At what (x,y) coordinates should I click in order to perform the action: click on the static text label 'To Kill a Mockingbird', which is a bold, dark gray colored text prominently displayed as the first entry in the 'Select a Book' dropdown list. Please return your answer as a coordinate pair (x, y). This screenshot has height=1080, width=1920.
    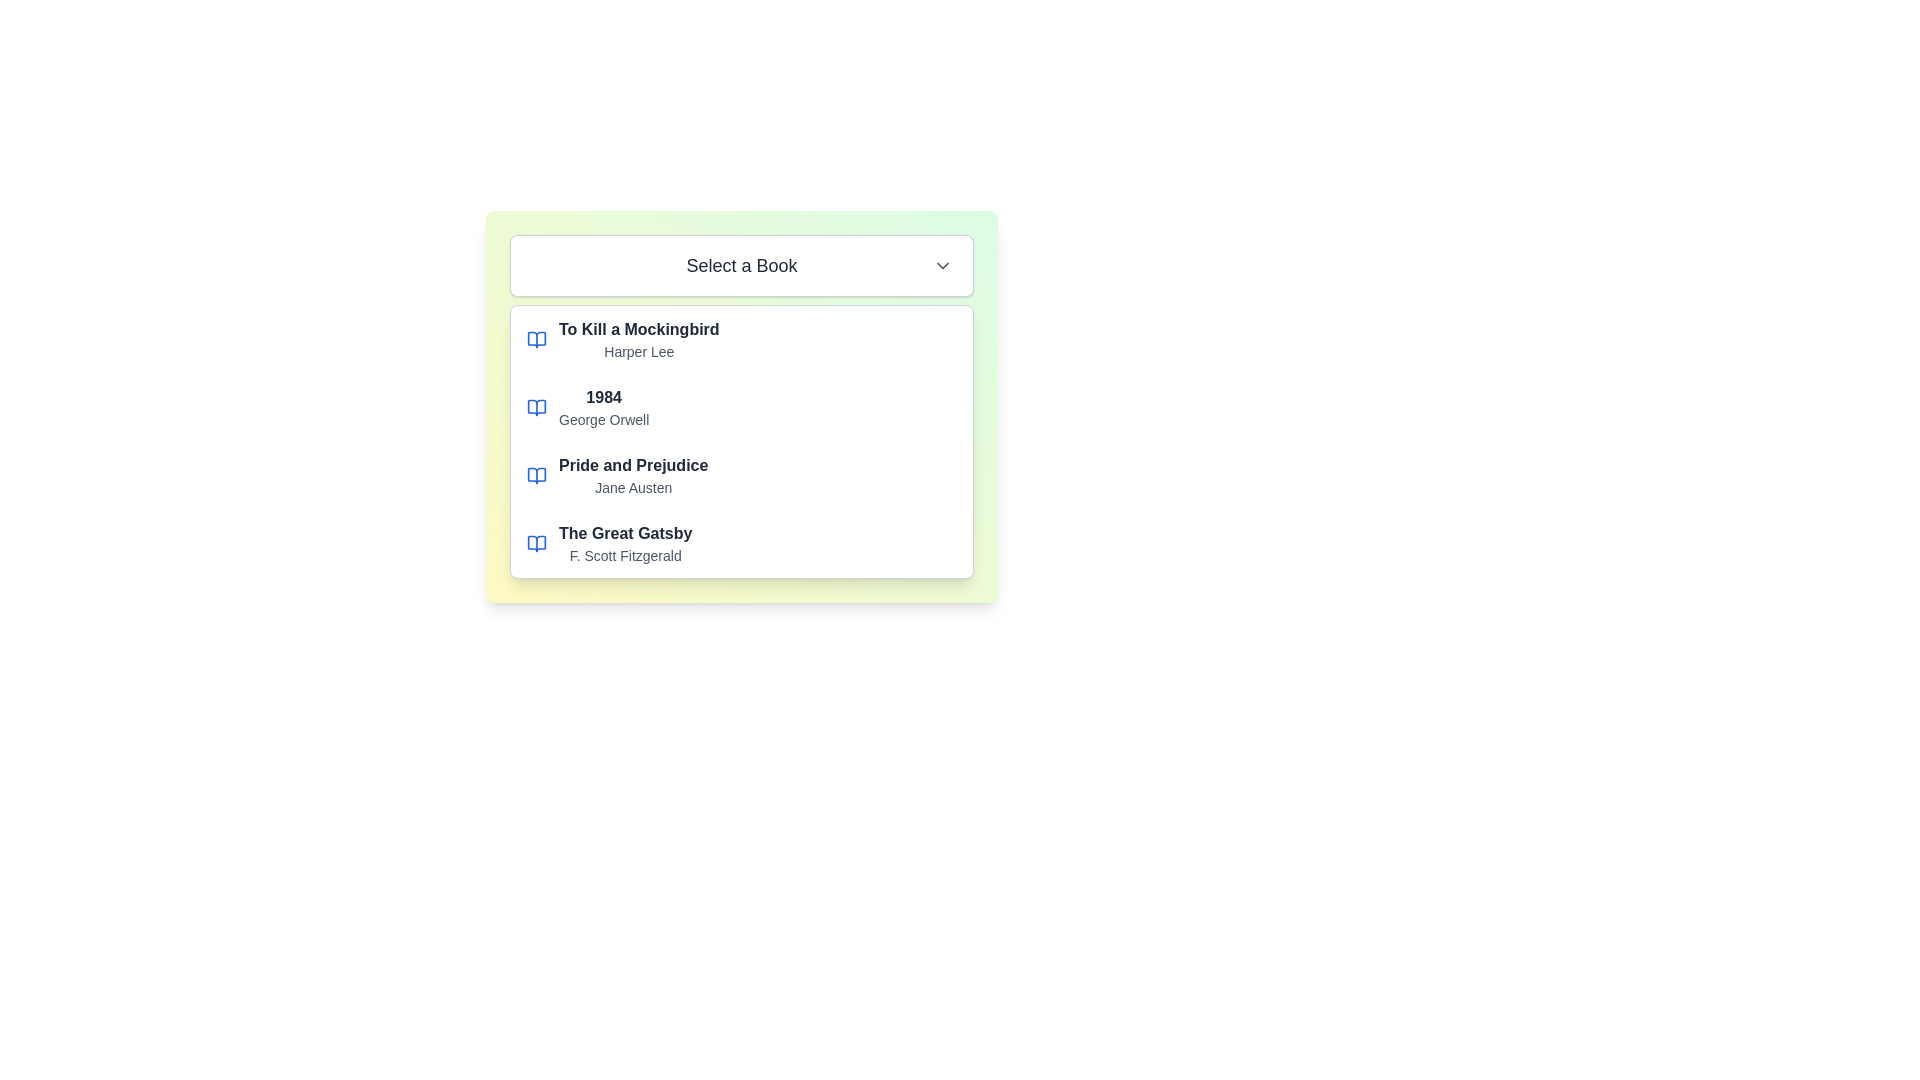
    Looking at the image, I should click on (638, 329).